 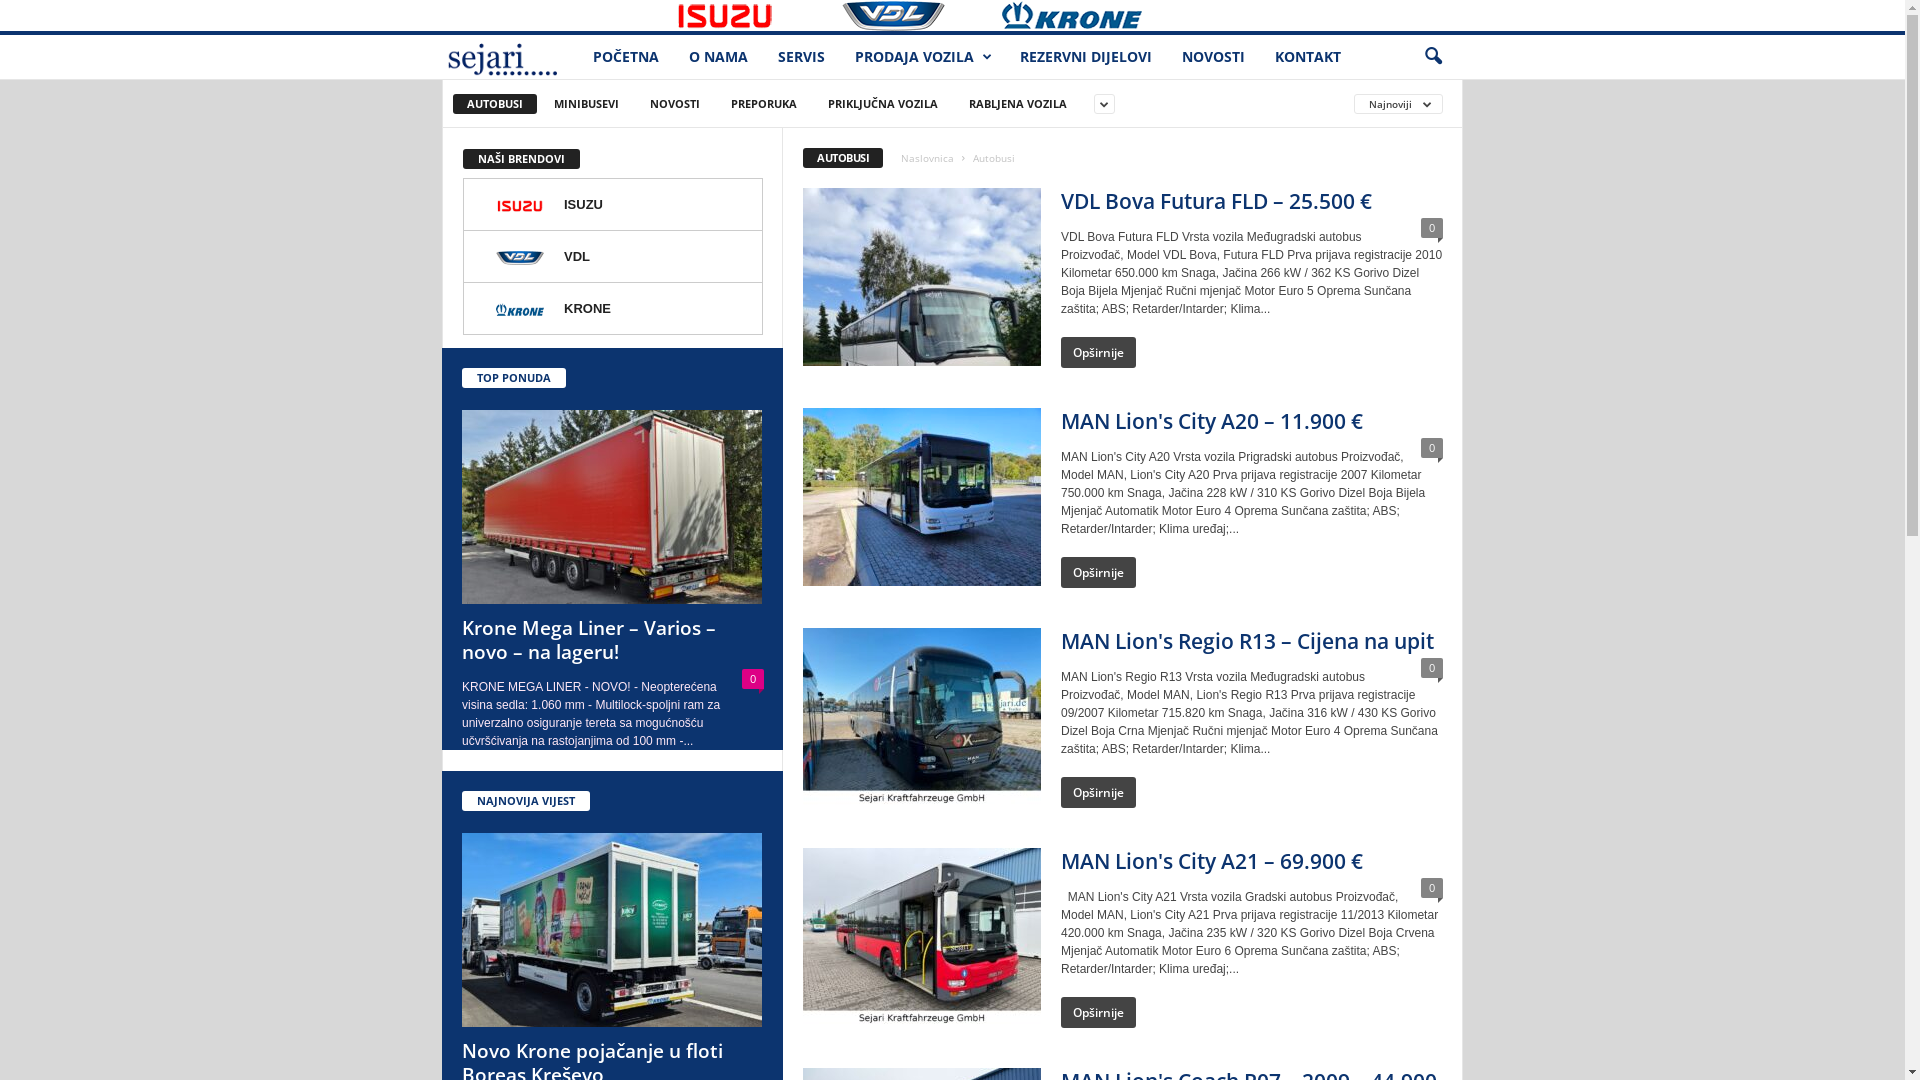 I want to click on 'RABLJENA VOZILA', so click(x=1017, y=104).